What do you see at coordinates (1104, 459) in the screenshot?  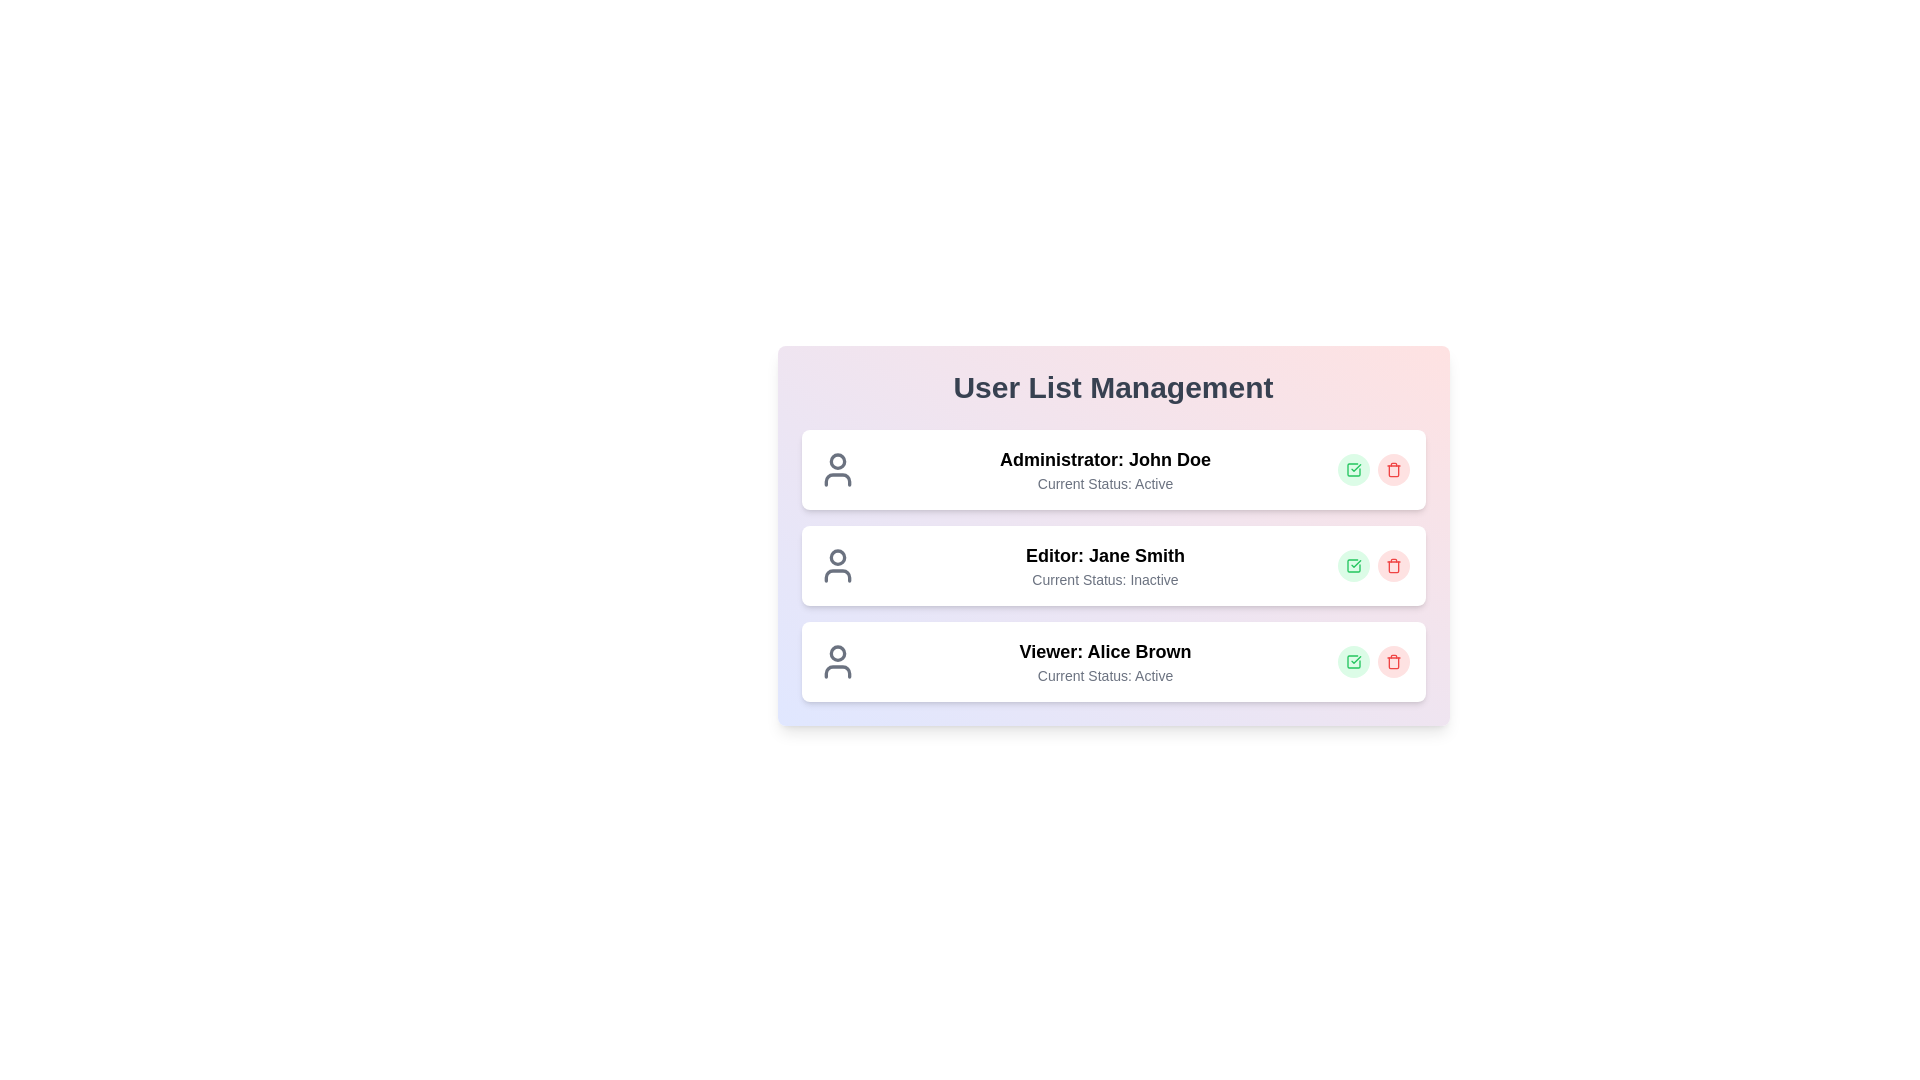 I see `the static text label displaying 'Administrator: John Doe' which is the topmost entry in the 'User List Management' vertical list` at bounding box center [1104, 459].